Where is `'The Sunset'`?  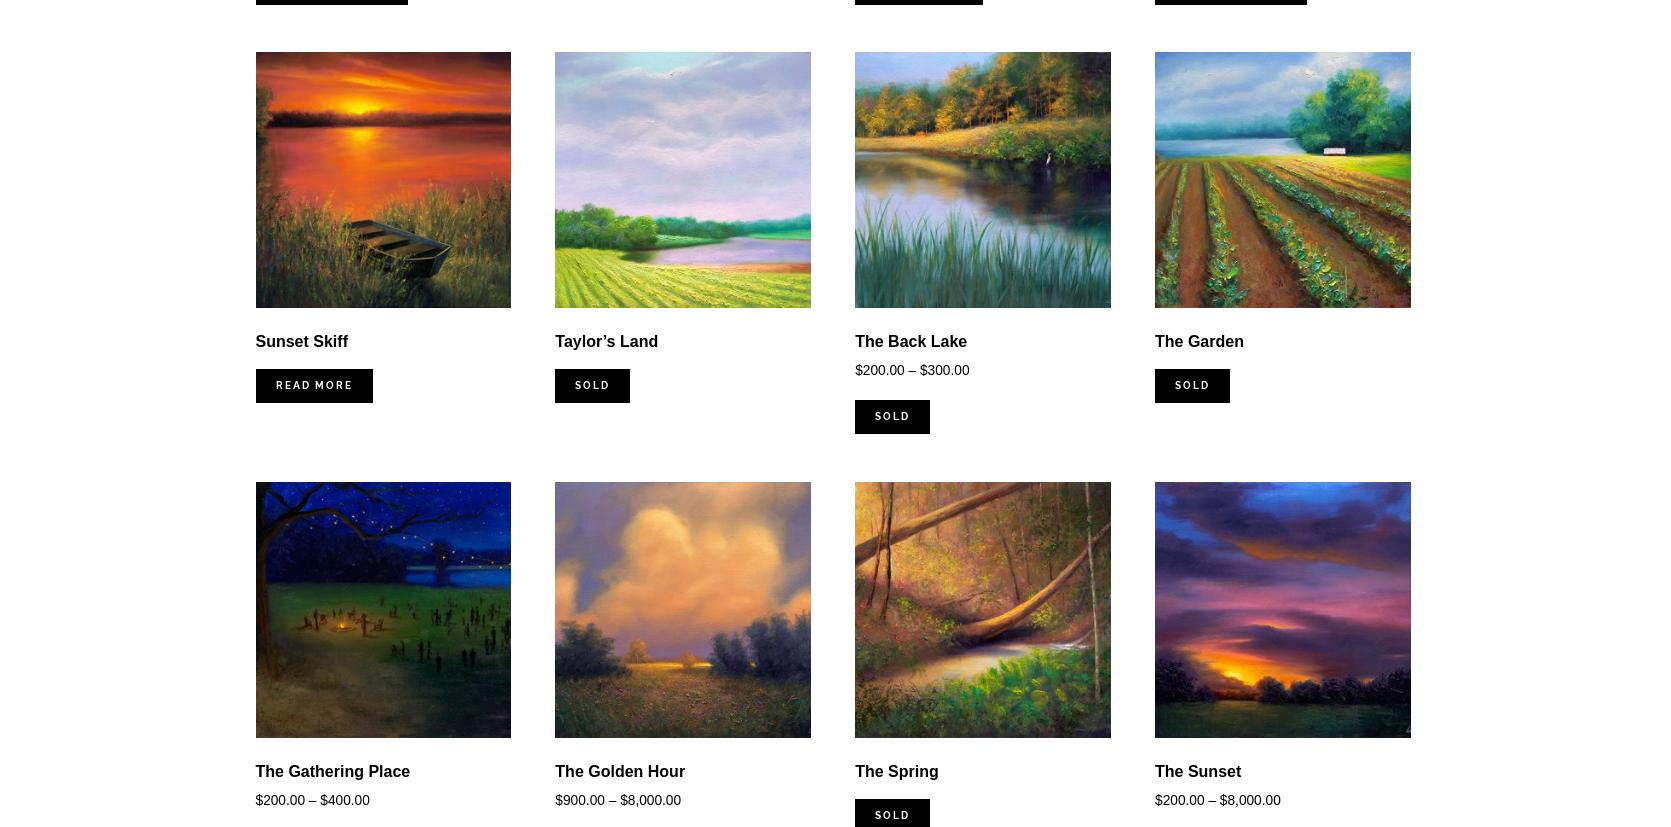 'The Sunset' is located at coordinates (1197, 770).